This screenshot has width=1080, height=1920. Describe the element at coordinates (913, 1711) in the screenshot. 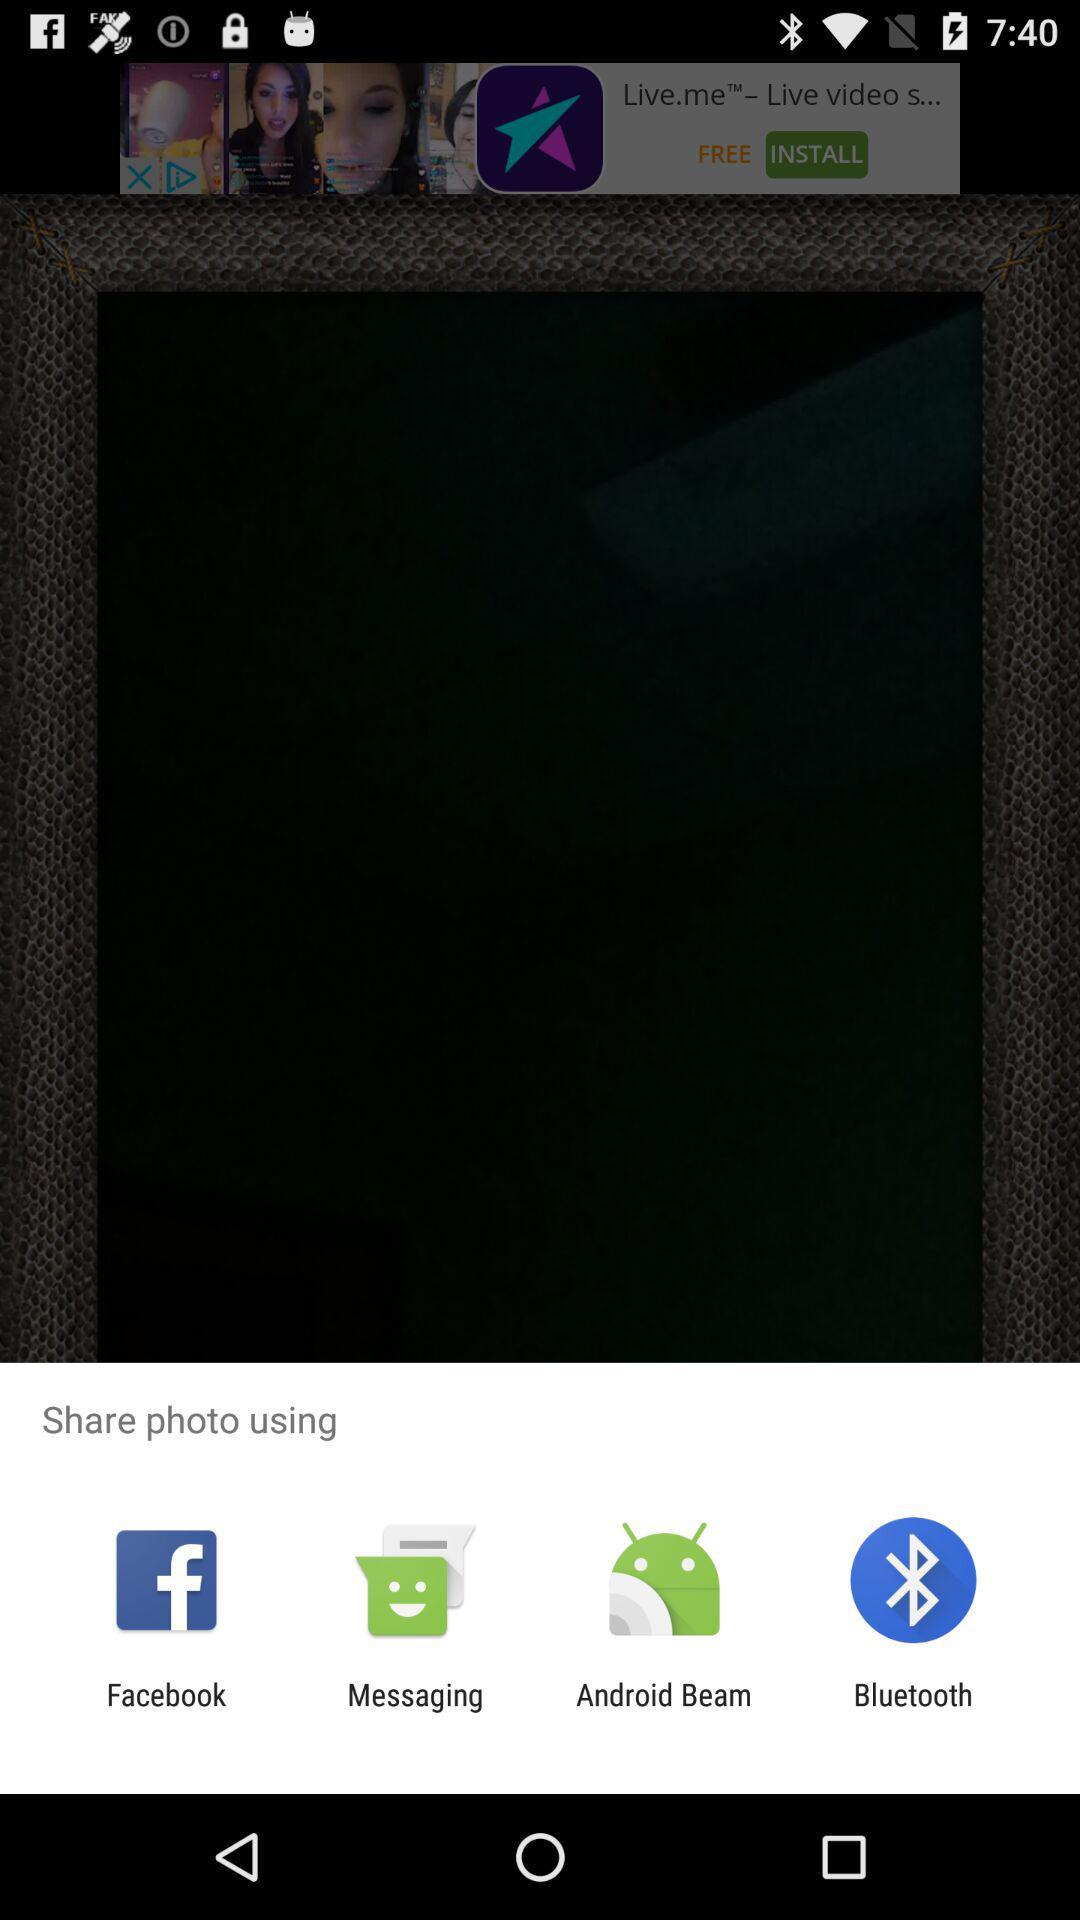

I see `the item to the right of the android beam icon` at that location.